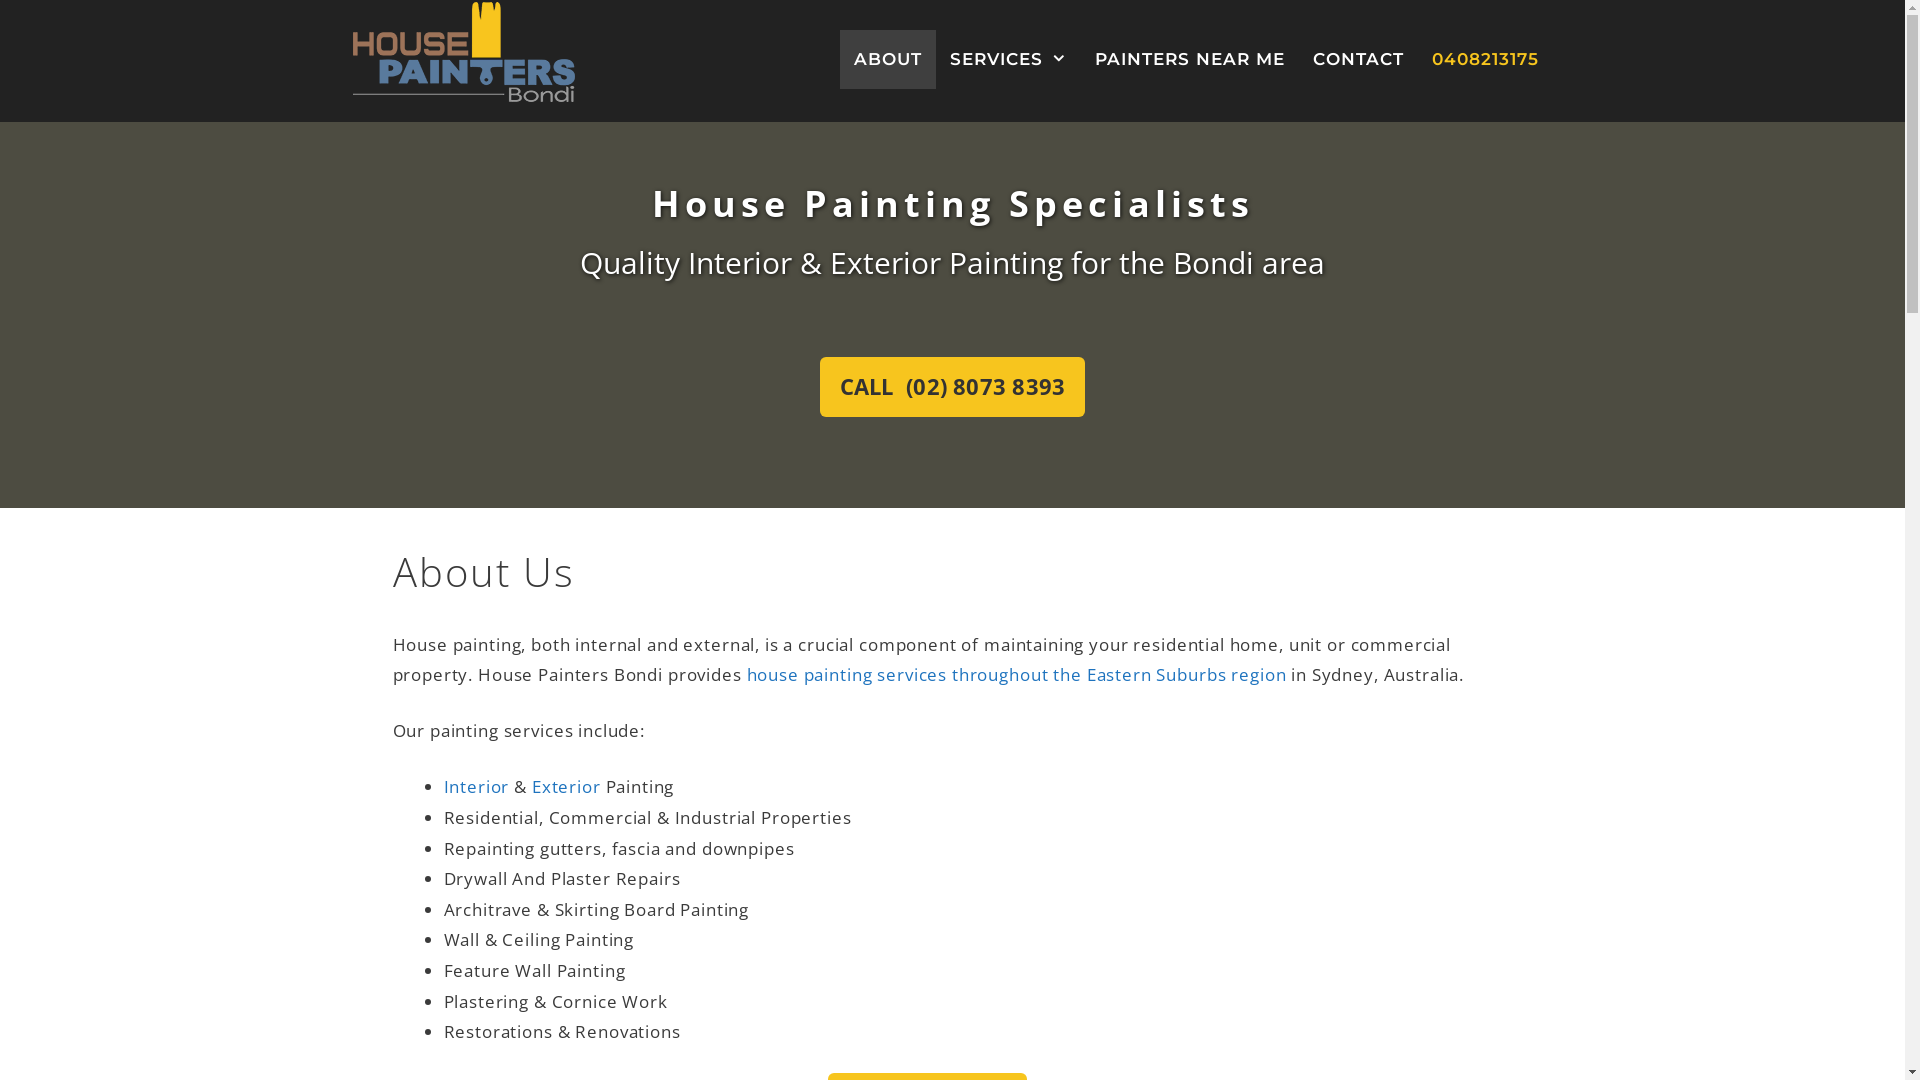 The image size is (1920, 1080). Describe the element at coordinates (565, 785) in the screenshot. I see `'Exterior'` at that location.